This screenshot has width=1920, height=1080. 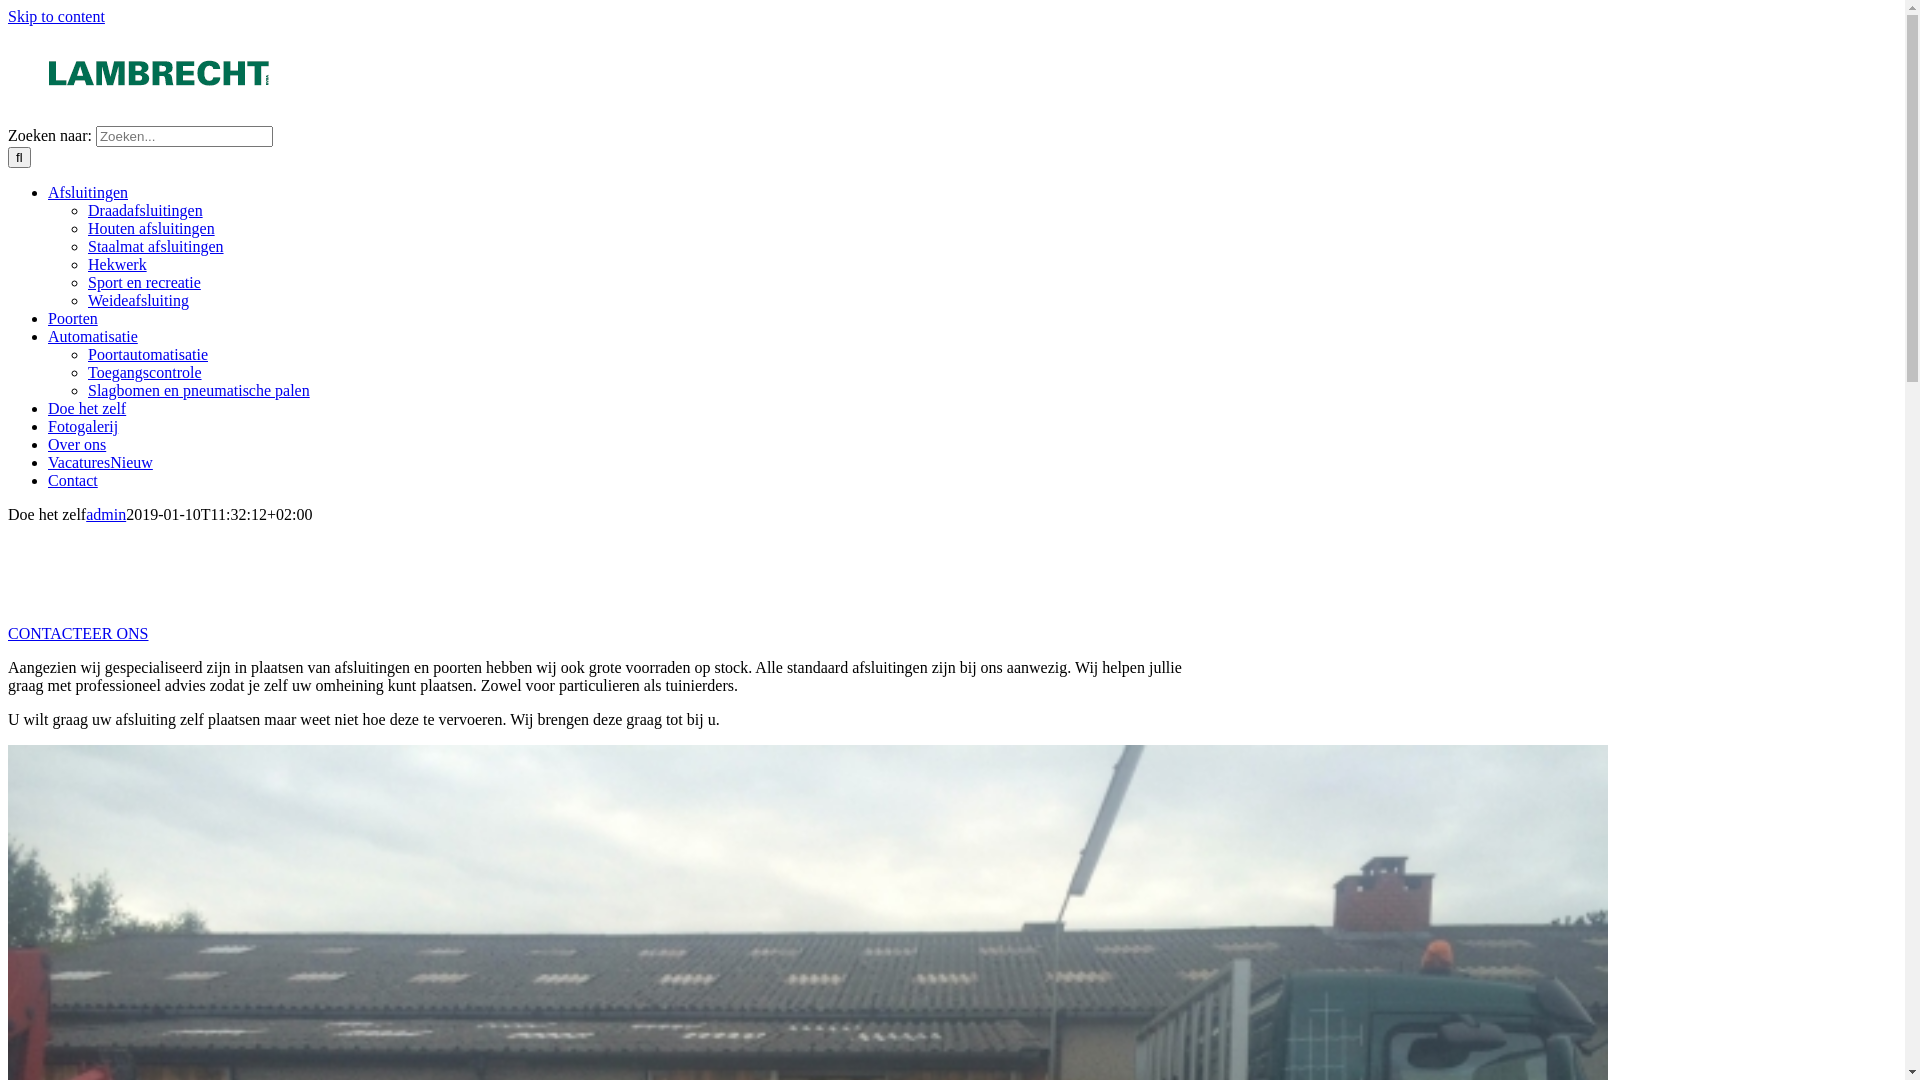 What do you see at coordinates (78, 633) in the screenshot?
I see `'CONTACTEER ONS'` at bounding box center [78, 633].